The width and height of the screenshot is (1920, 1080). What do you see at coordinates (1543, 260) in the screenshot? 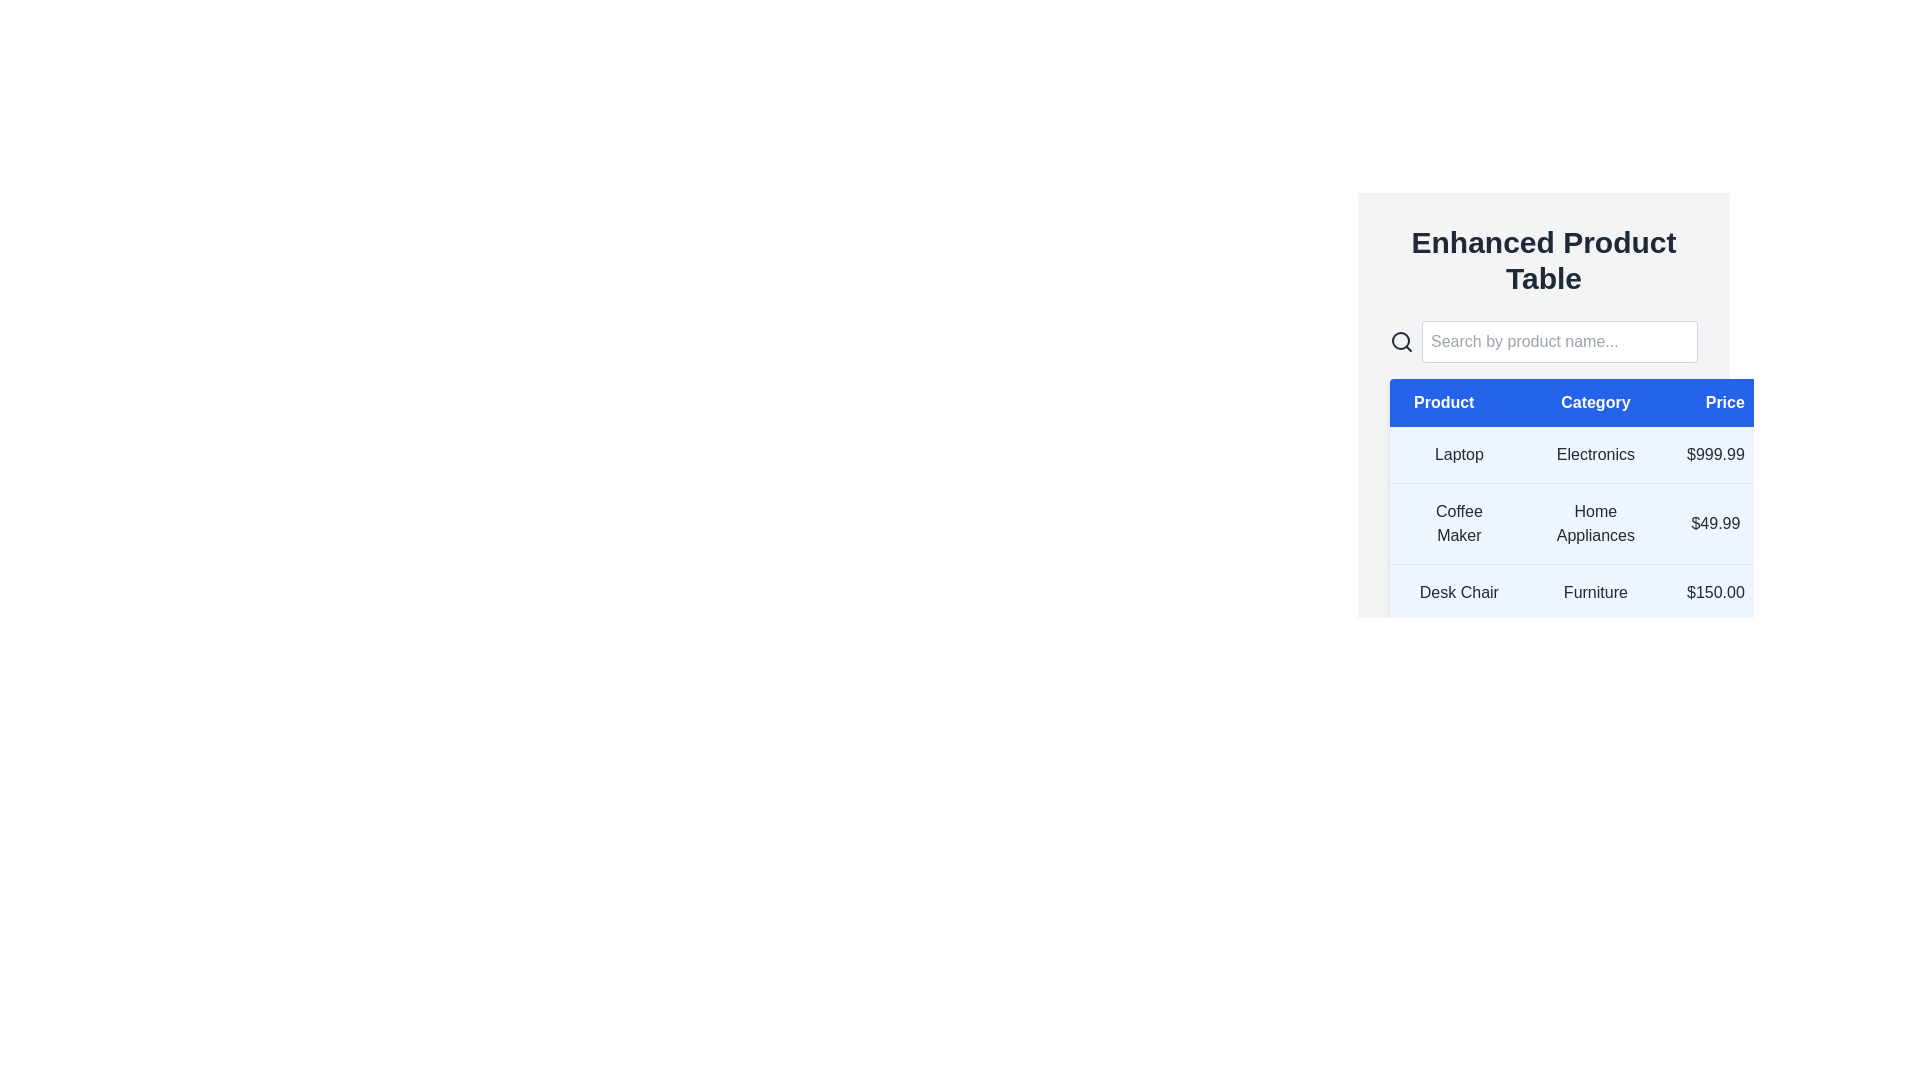
I see `the heading text element that serves as the title for the section, positioned at the topmost area above the search input` at bounding box center [1543, 260].